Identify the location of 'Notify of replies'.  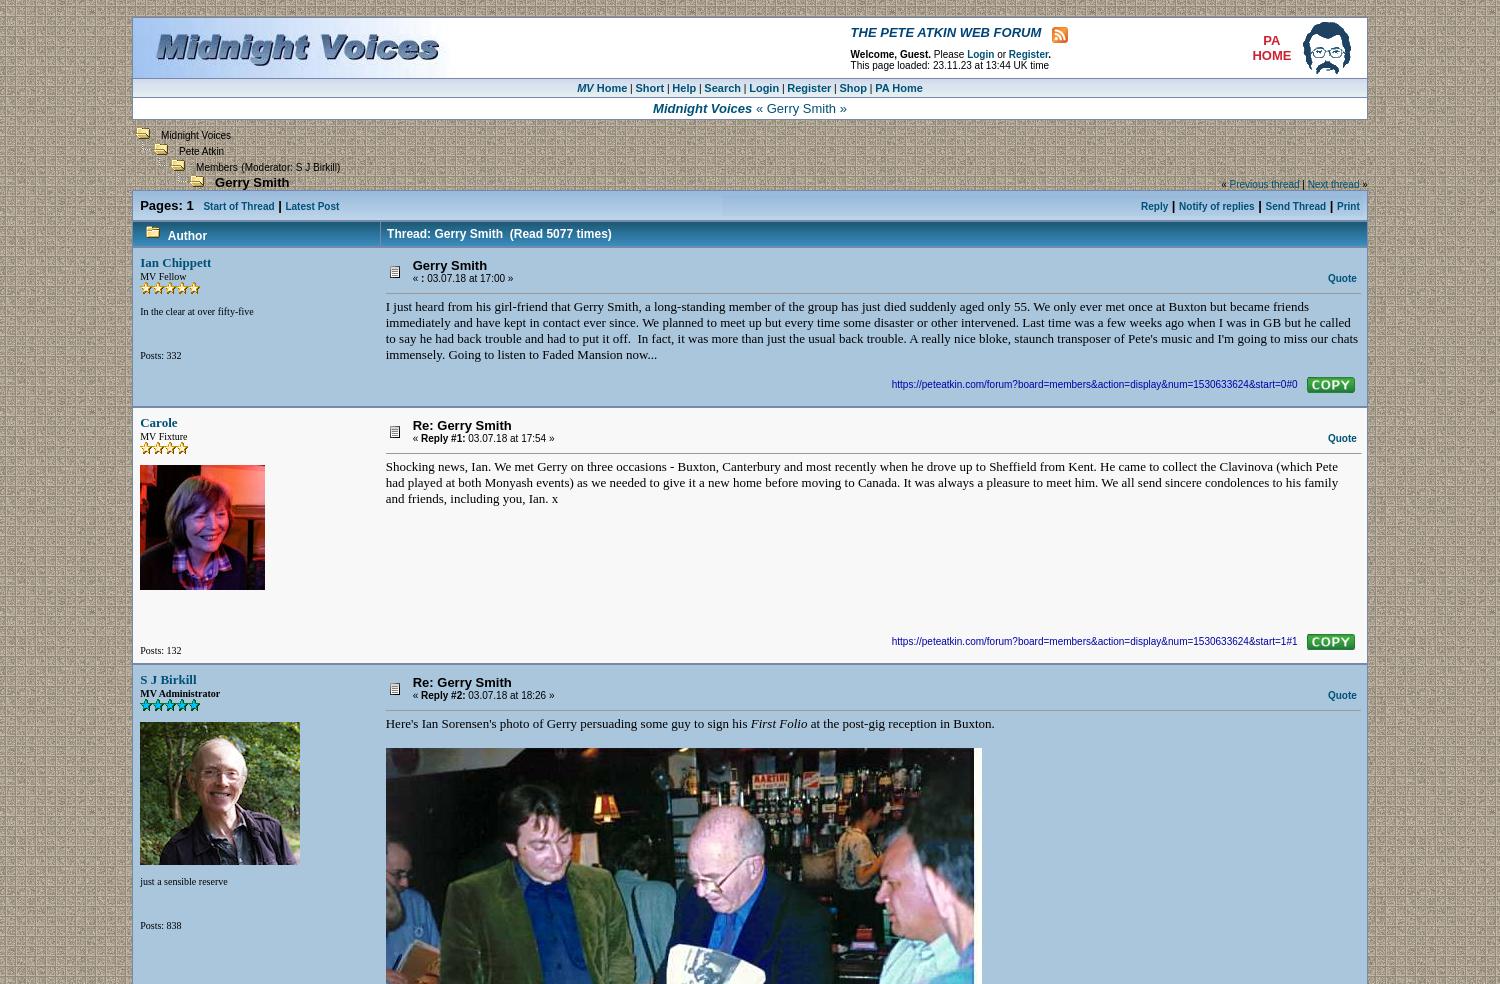
(1215, 206).